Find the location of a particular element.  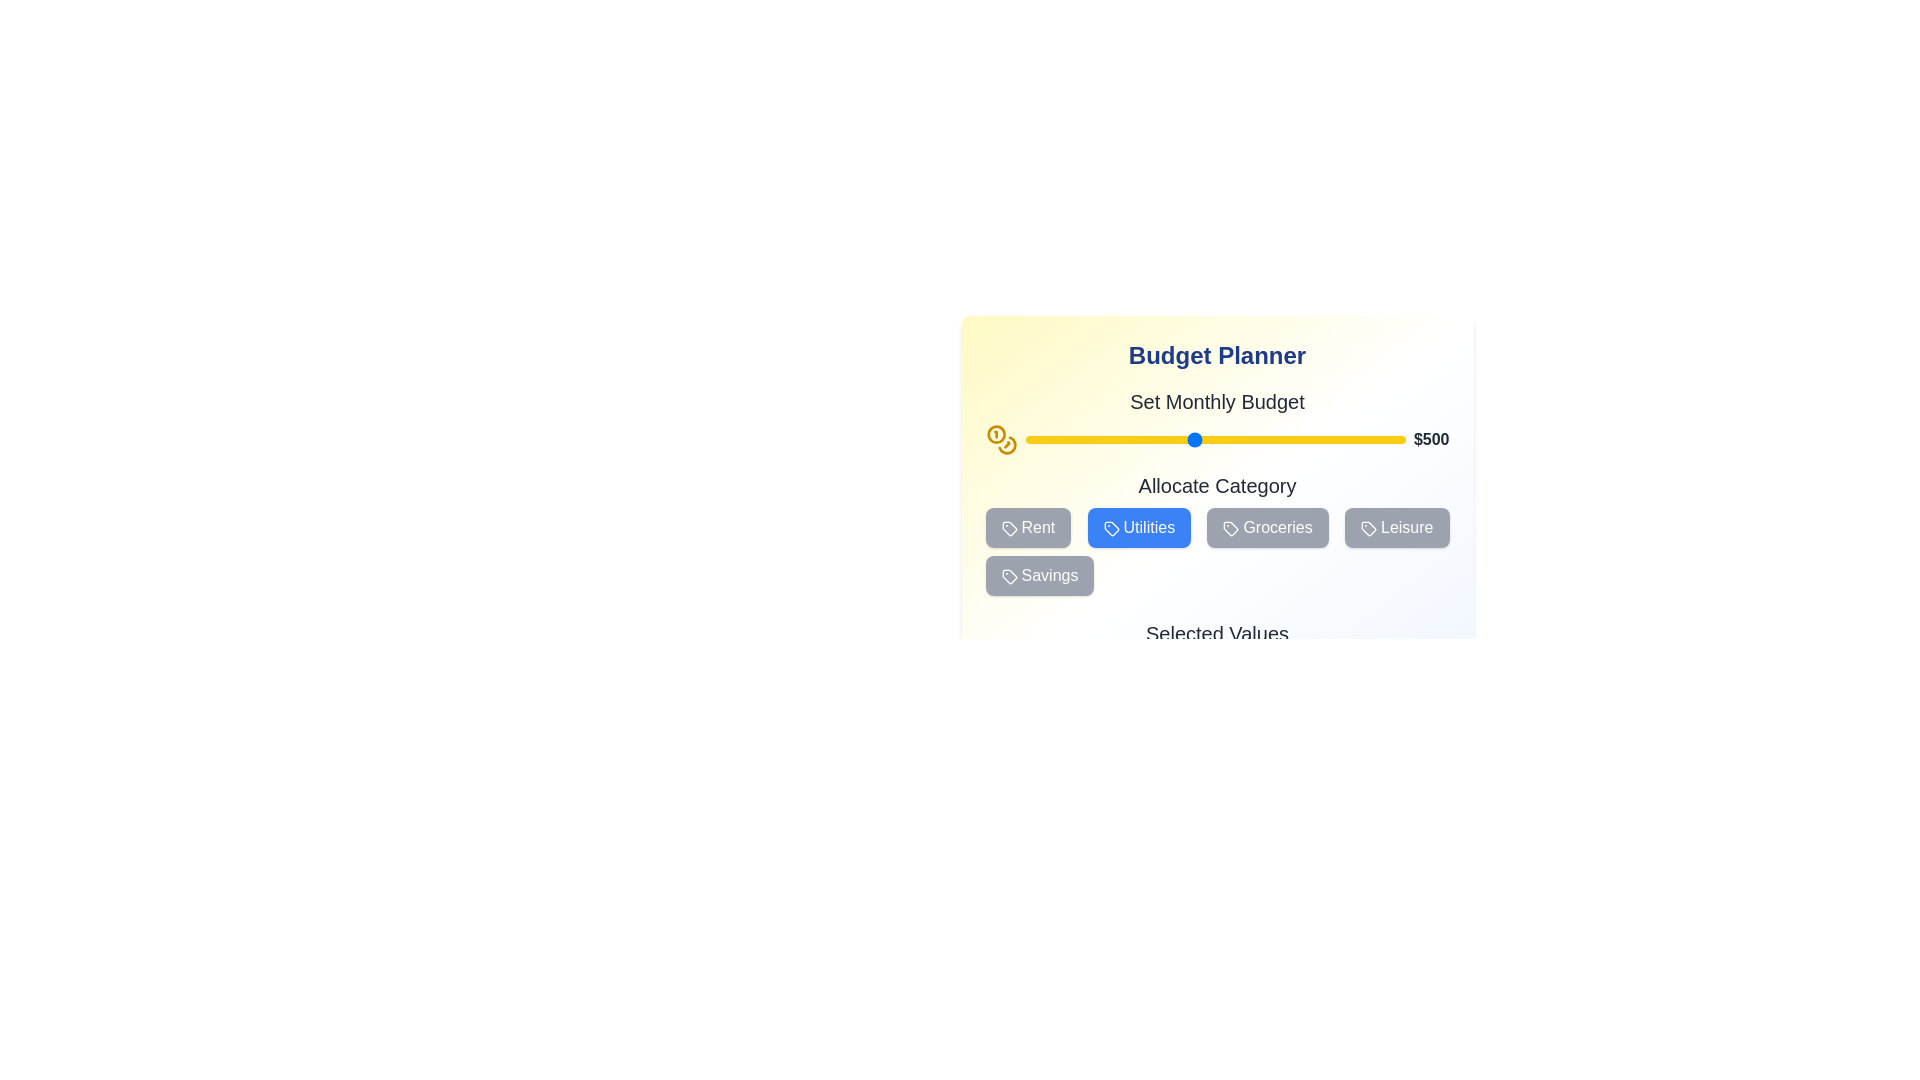

the budget slider is located at coordinates (1323, 438).